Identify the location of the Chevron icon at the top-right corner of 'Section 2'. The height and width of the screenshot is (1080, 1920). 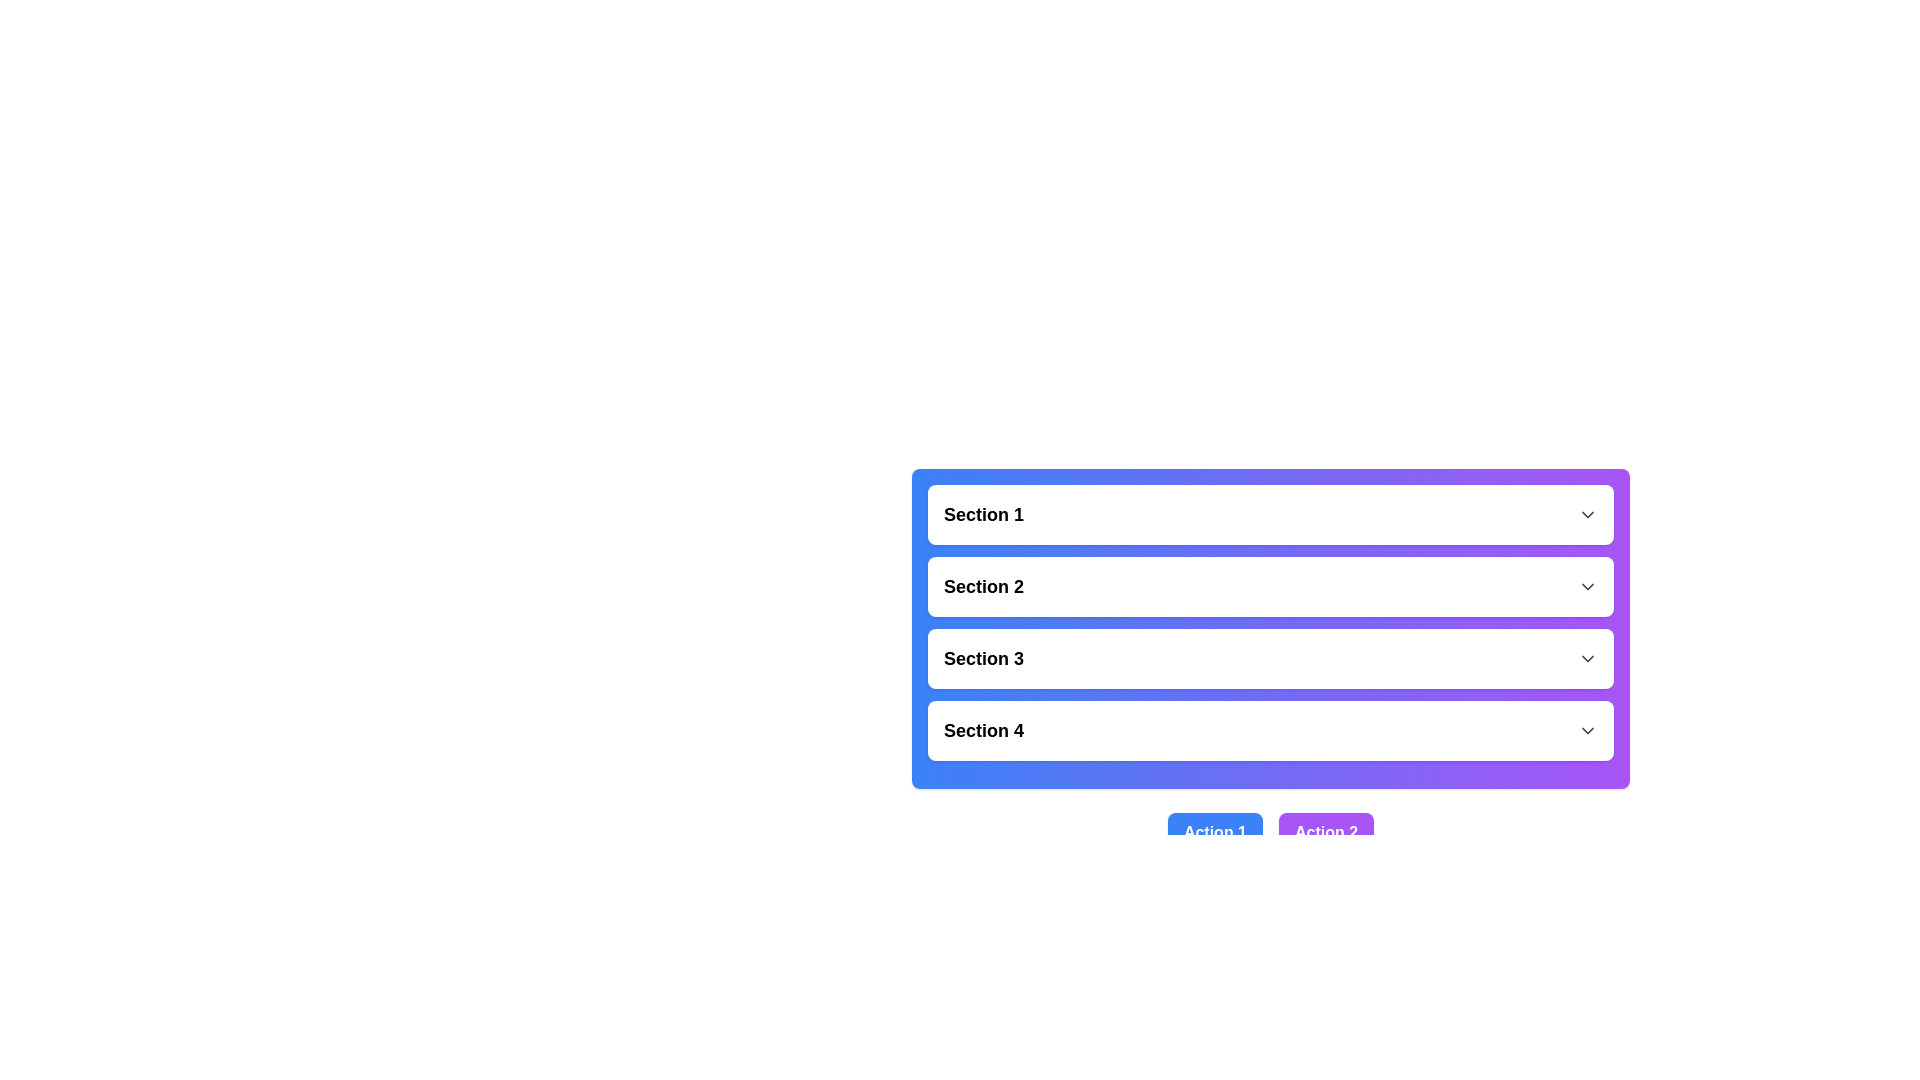
(1587, 585).